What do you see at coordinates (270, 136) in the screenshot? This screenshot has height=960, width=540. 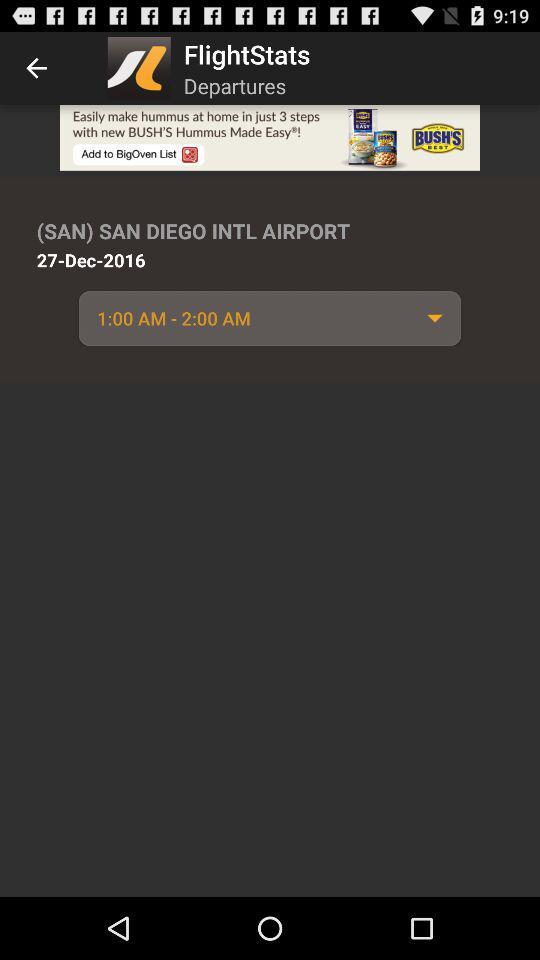 I see `advertisement` at bounding box center [270, 136].